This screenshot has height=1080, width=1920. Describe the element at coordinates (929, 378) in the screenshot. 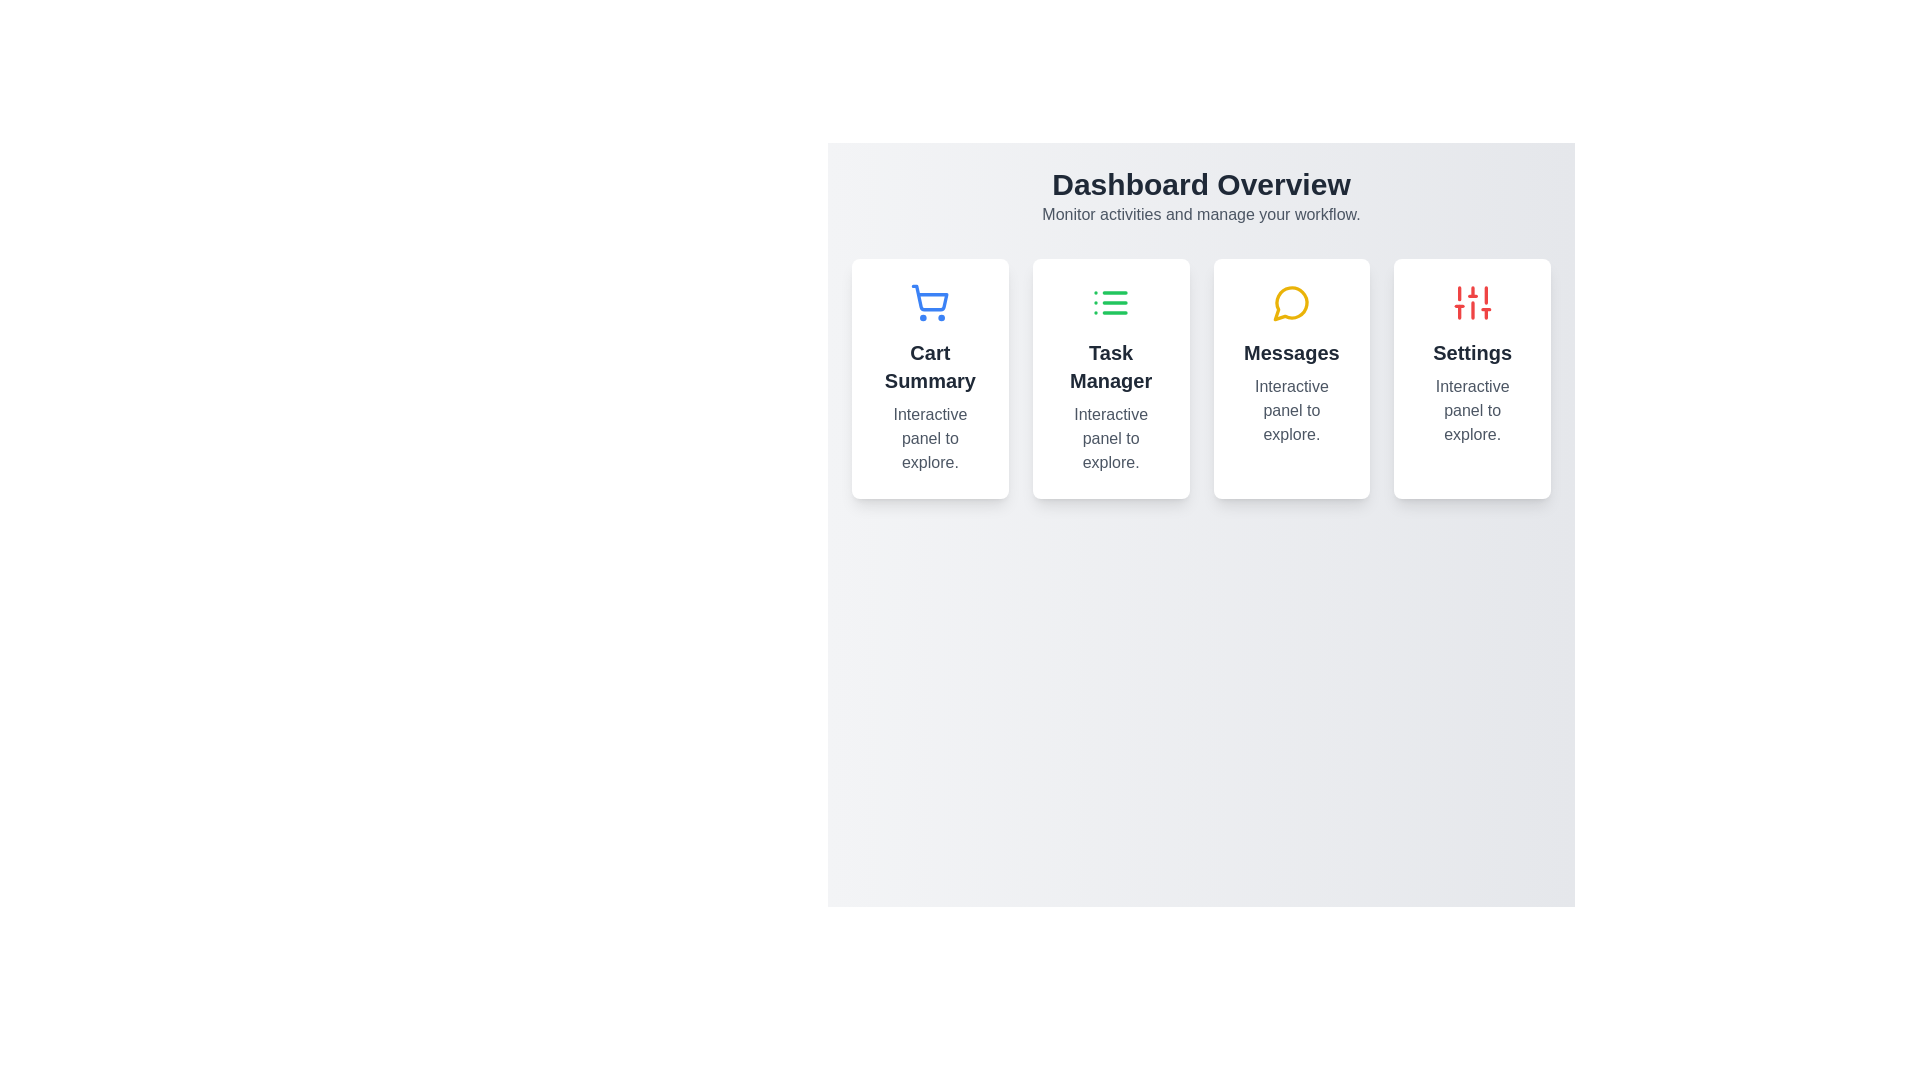

I see `the Interactive Information Panel featuring a blue shopping cart icon and 'Cart Summary' text for additional info` at that location.